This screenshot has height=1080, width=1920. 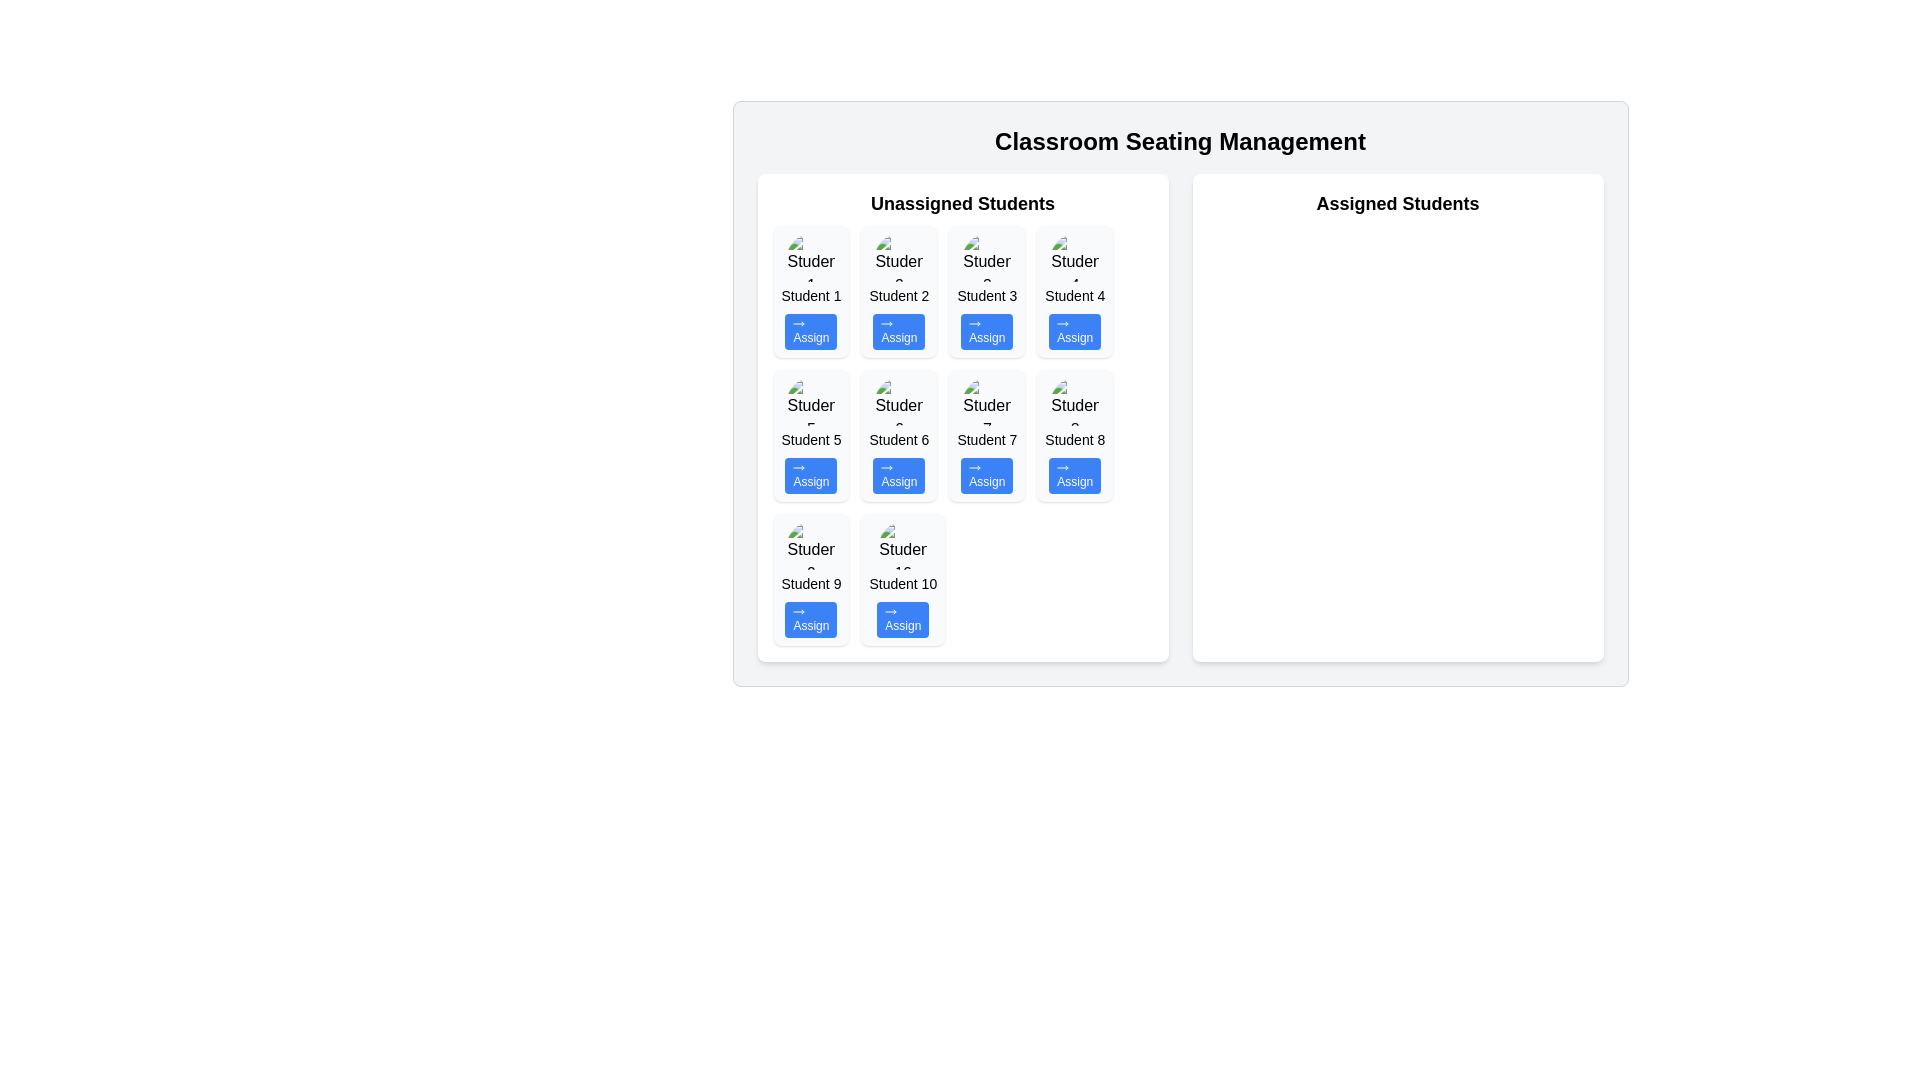 What do you see at coordinates (975, 323) in the screenshot?
I see `the movement or assignment icon embedded within the 'Assign' button for 'Student 3' in the 'Unassigned Students' section` at bounding box center [975, 323].